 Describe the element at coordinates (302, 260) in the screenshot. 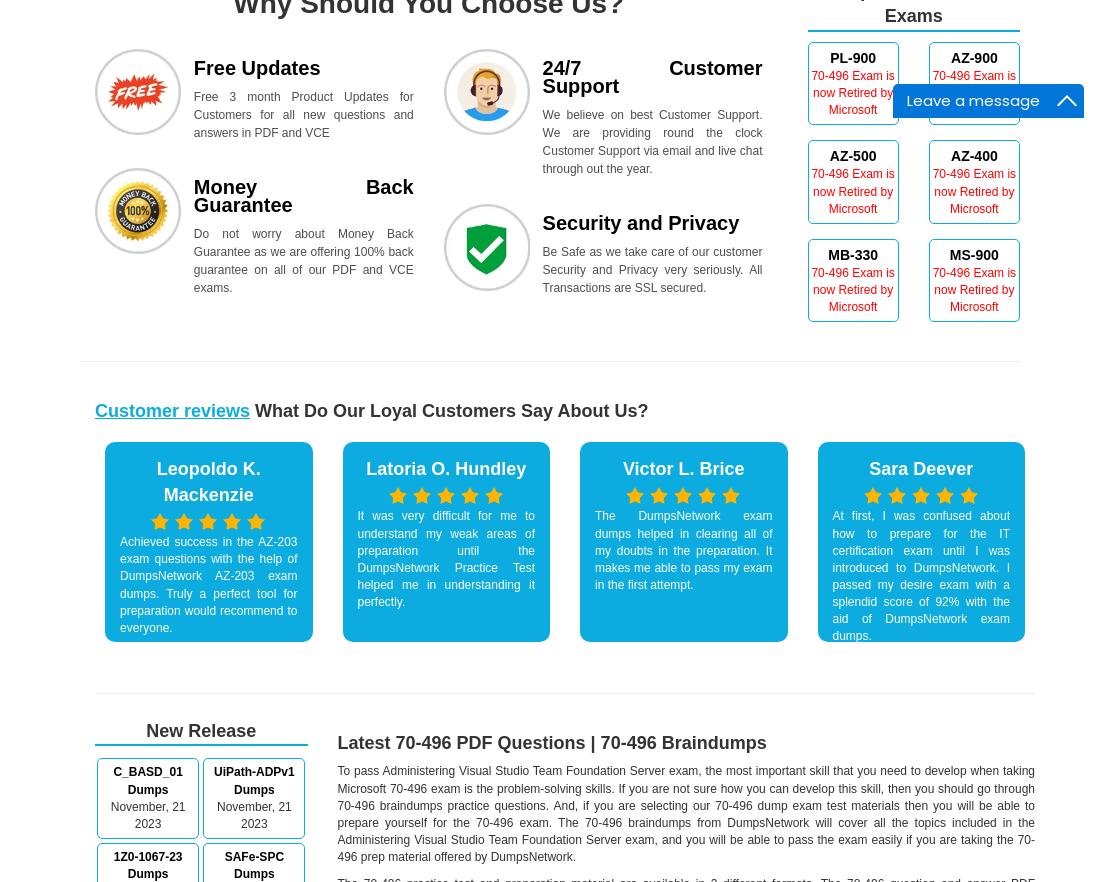

I see `'Do not worry about Money Back Guarantee as we are offering 100% back guarantee on all of our PDF and VCE exams.'` at that location.